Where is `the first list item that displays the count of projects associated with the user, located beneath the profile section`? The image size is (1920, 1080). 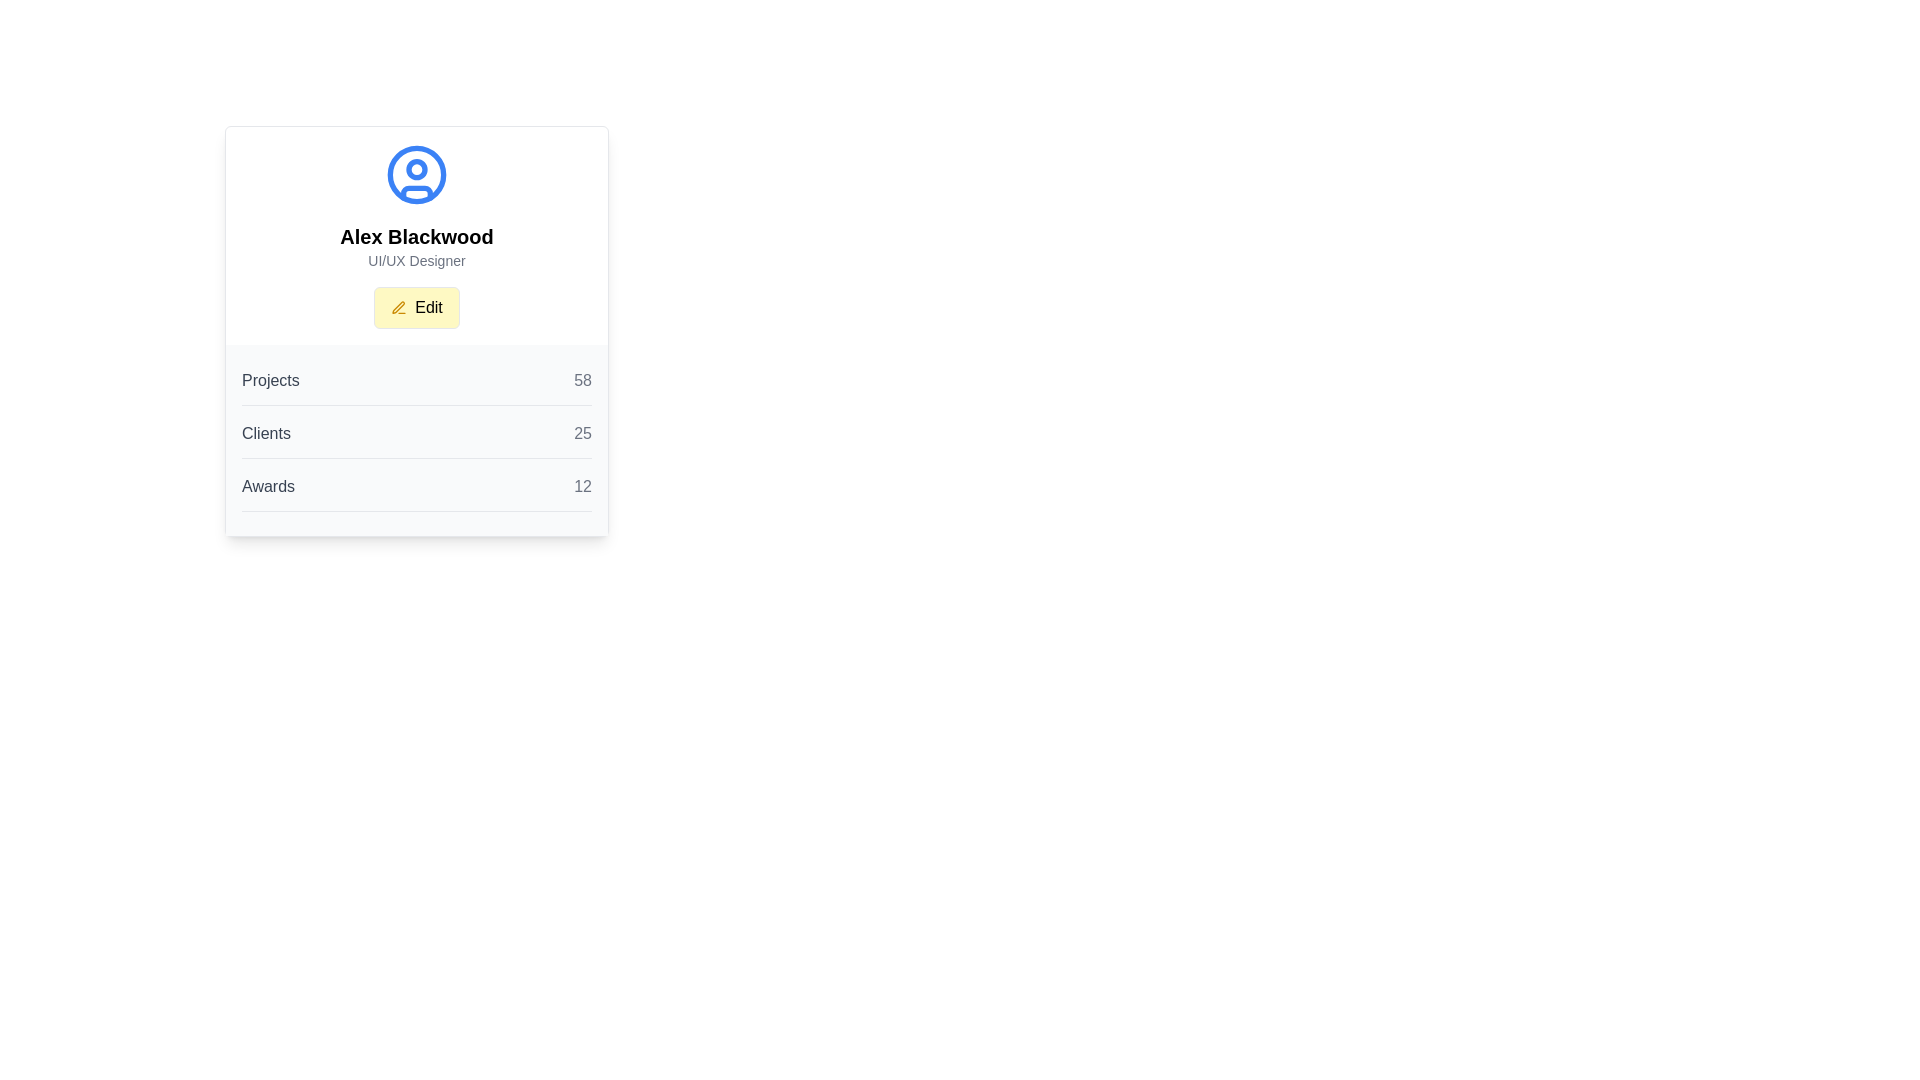 the first list item that displays the count of projects associated with the user, located beneath the profile section is located at coordinates (416, 387).